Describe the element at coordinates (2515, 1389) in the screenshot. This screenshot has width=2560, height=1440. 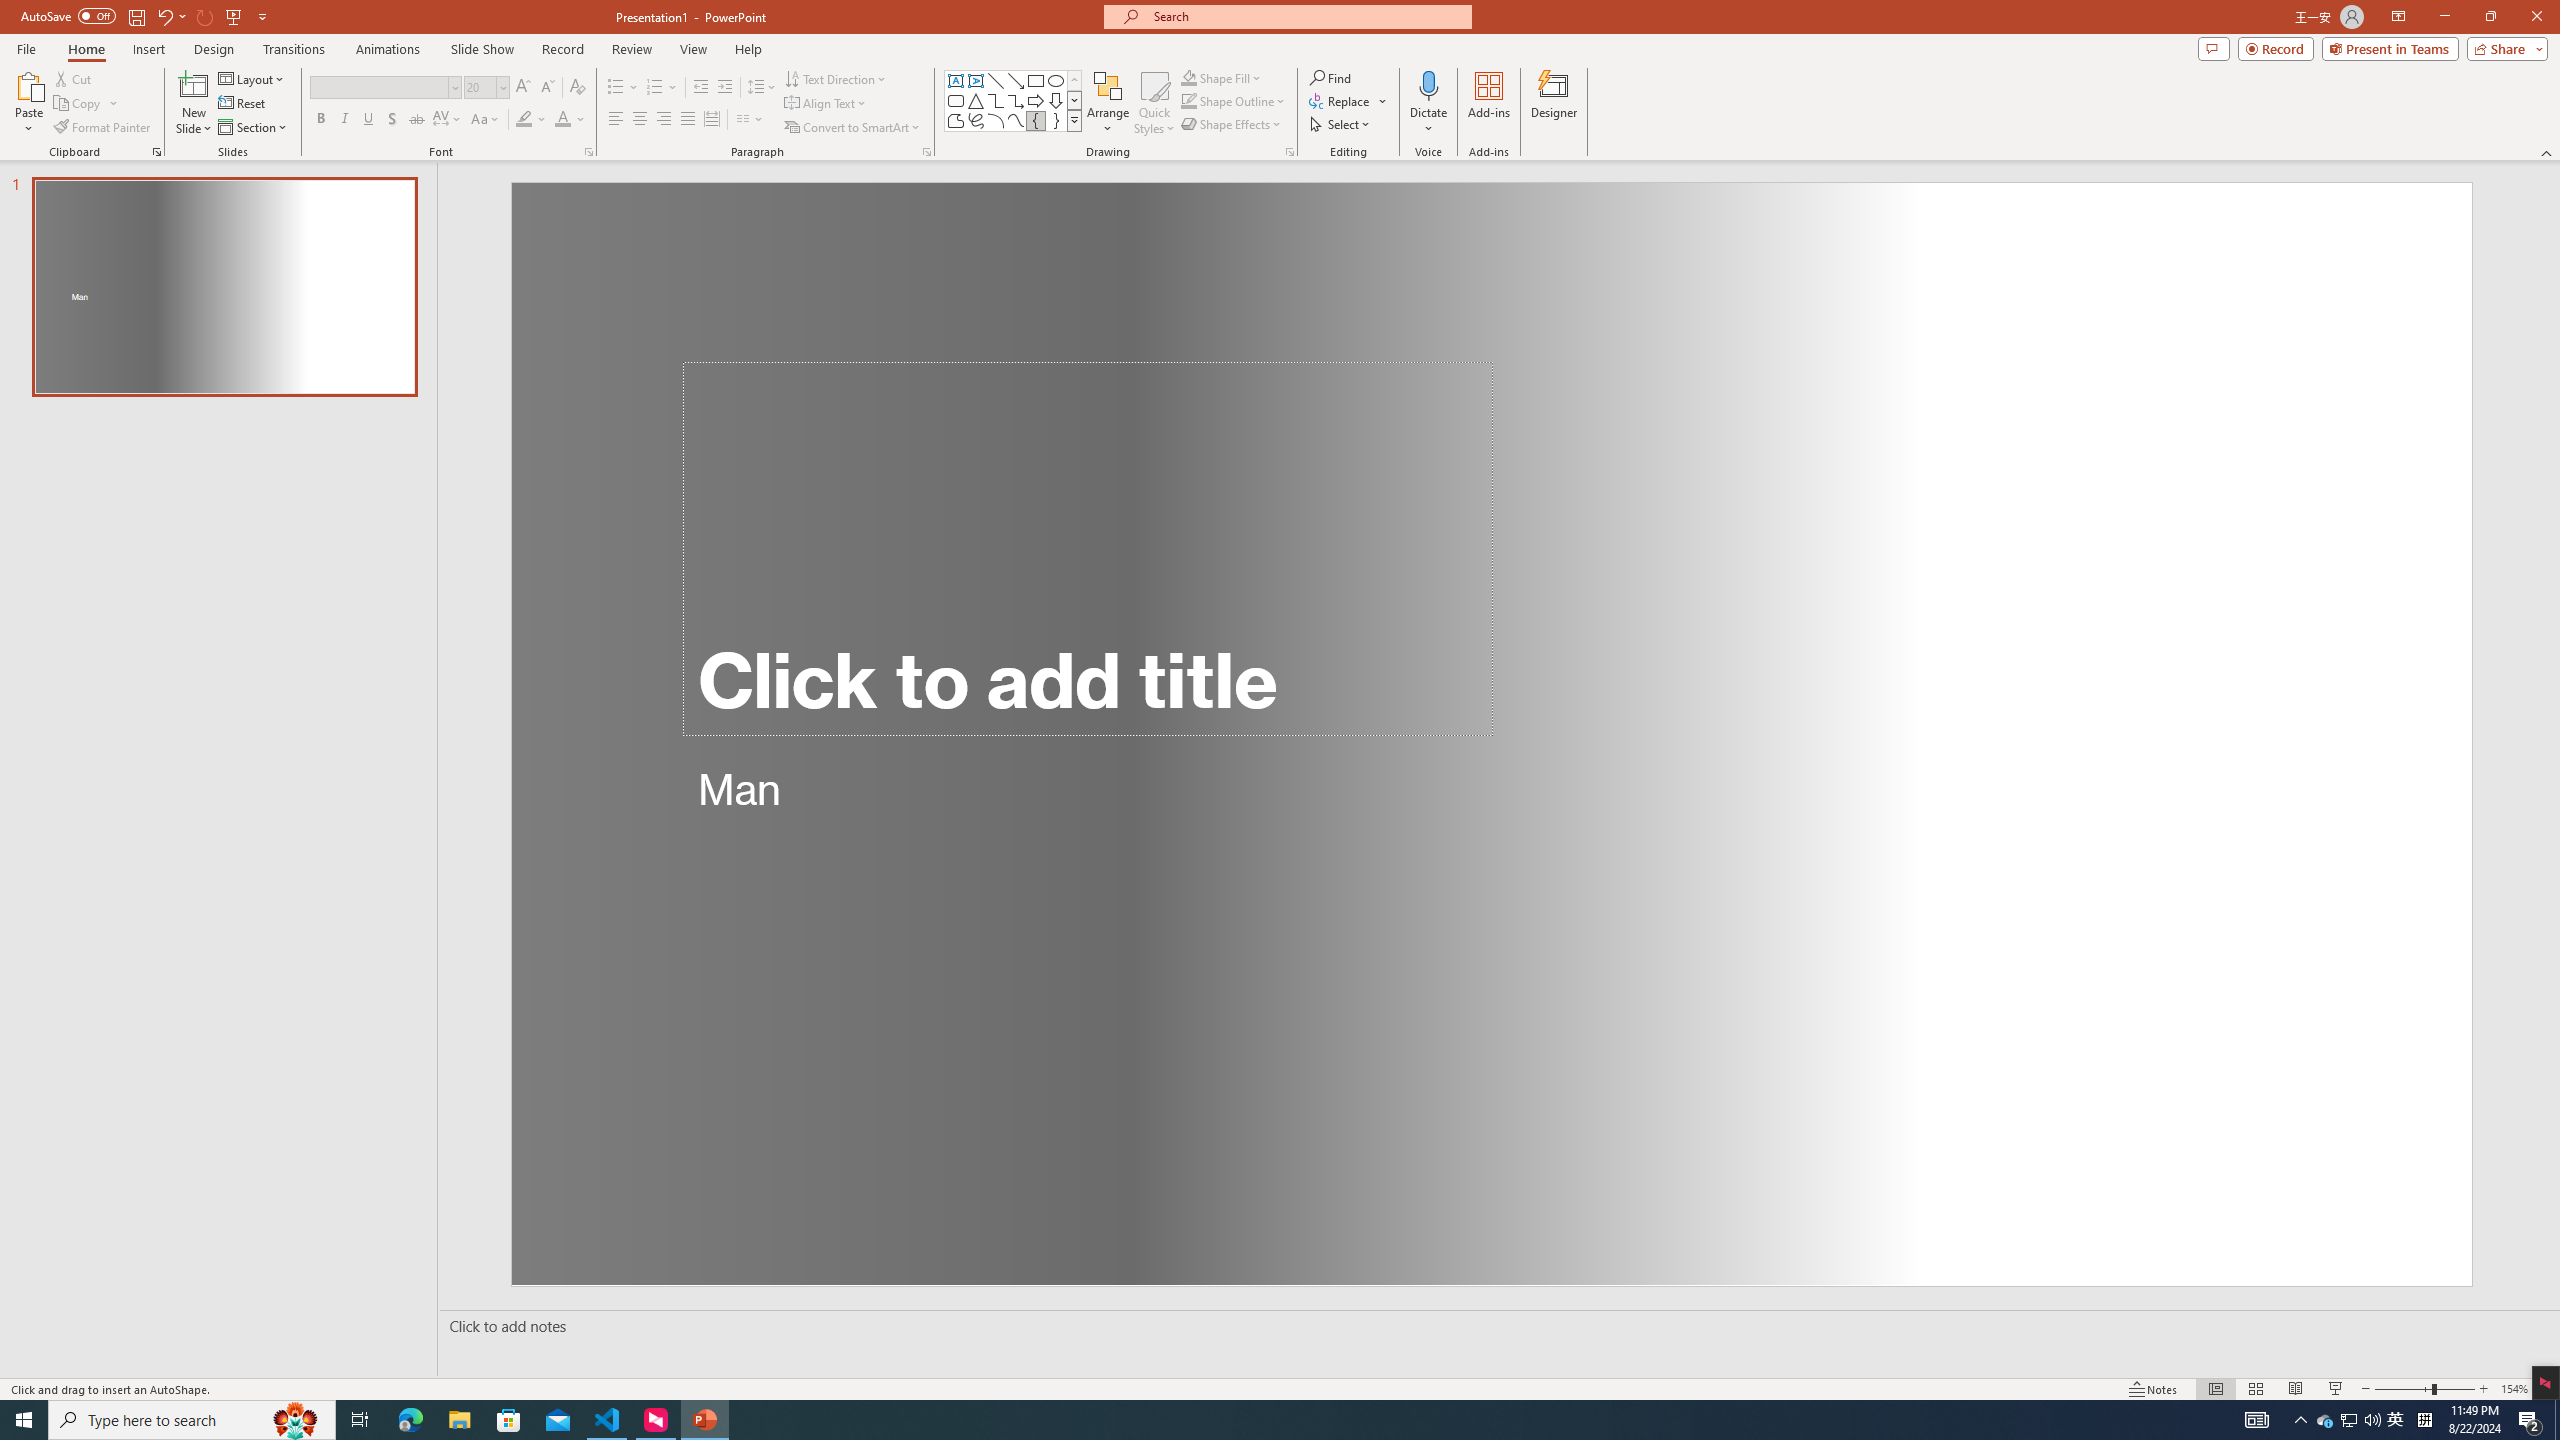
I see `'Zoom 154%'` at that location.